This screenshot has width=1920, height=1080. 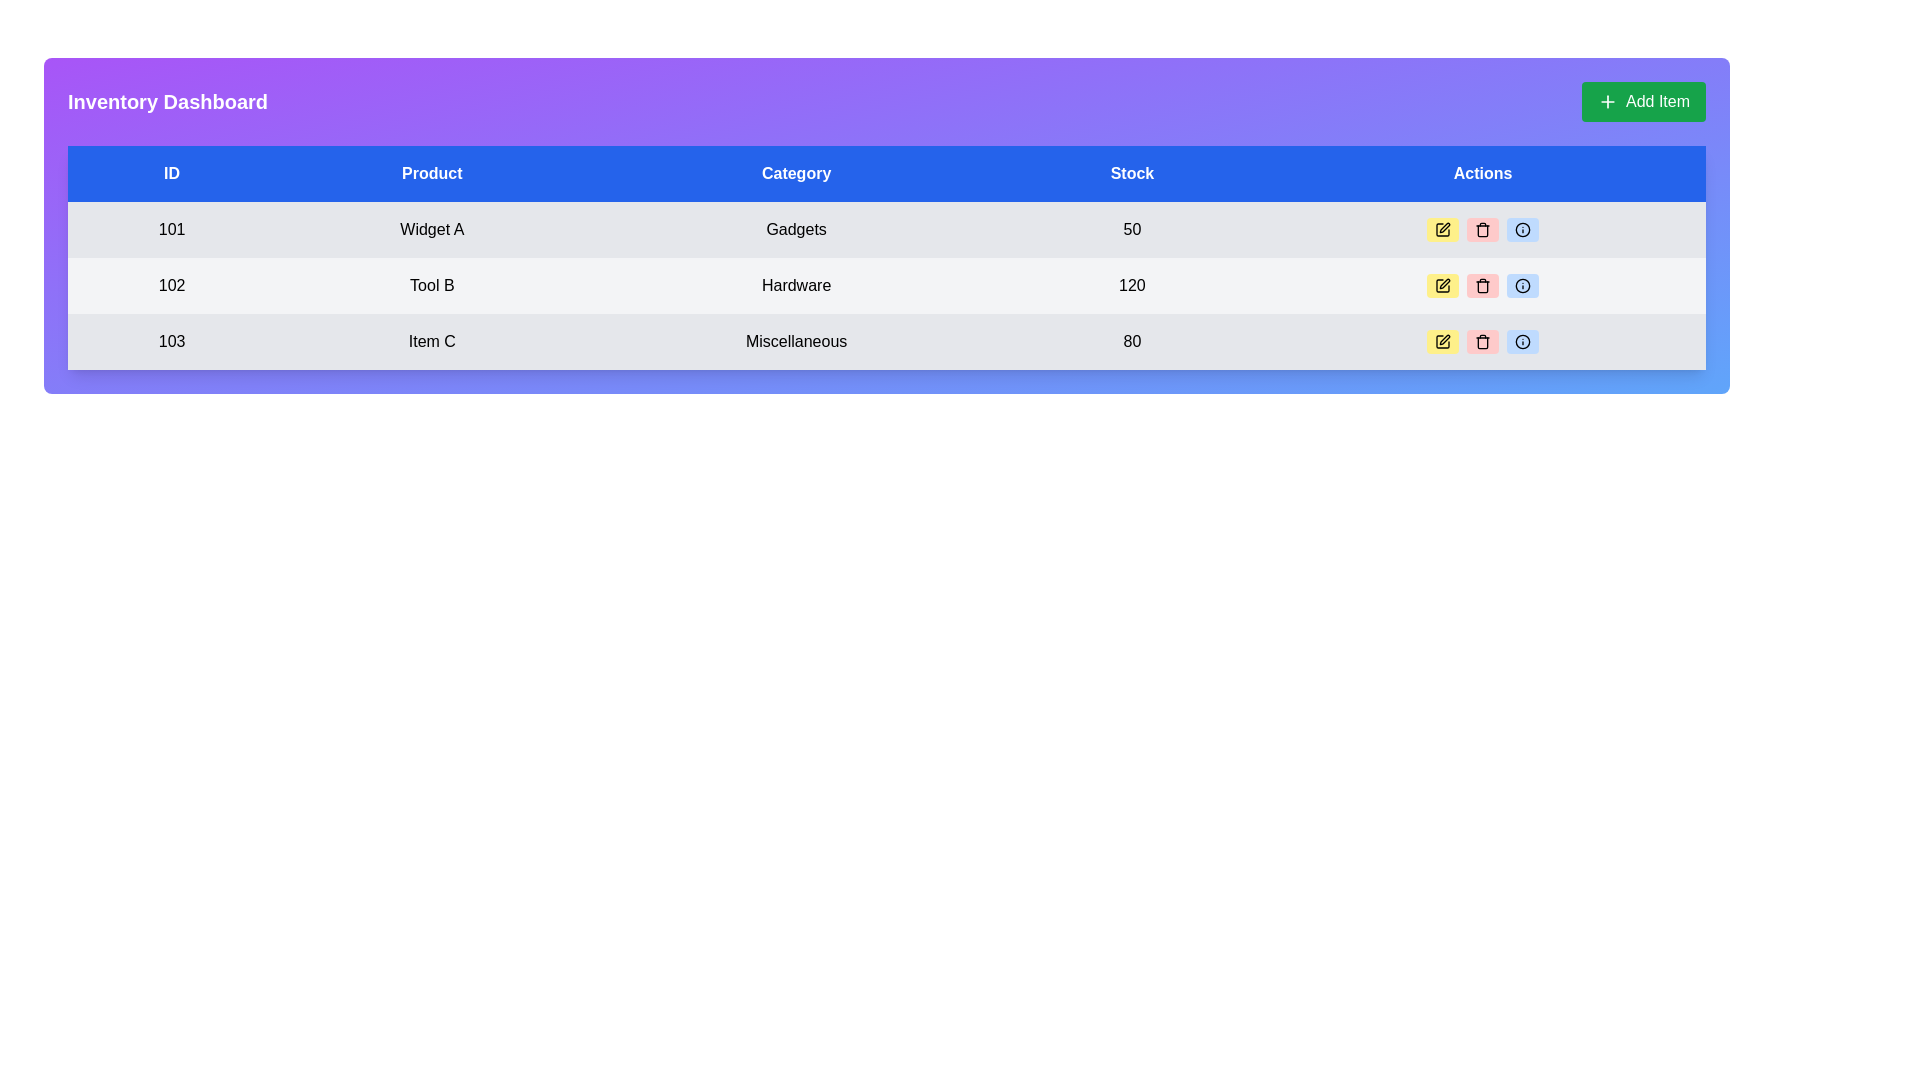 I want to click on the content of the Static text field displaying the unique identifier (ID) for 'Tool B', located in the second row of the table under the 'ID' column, so click(x=172, y=285).